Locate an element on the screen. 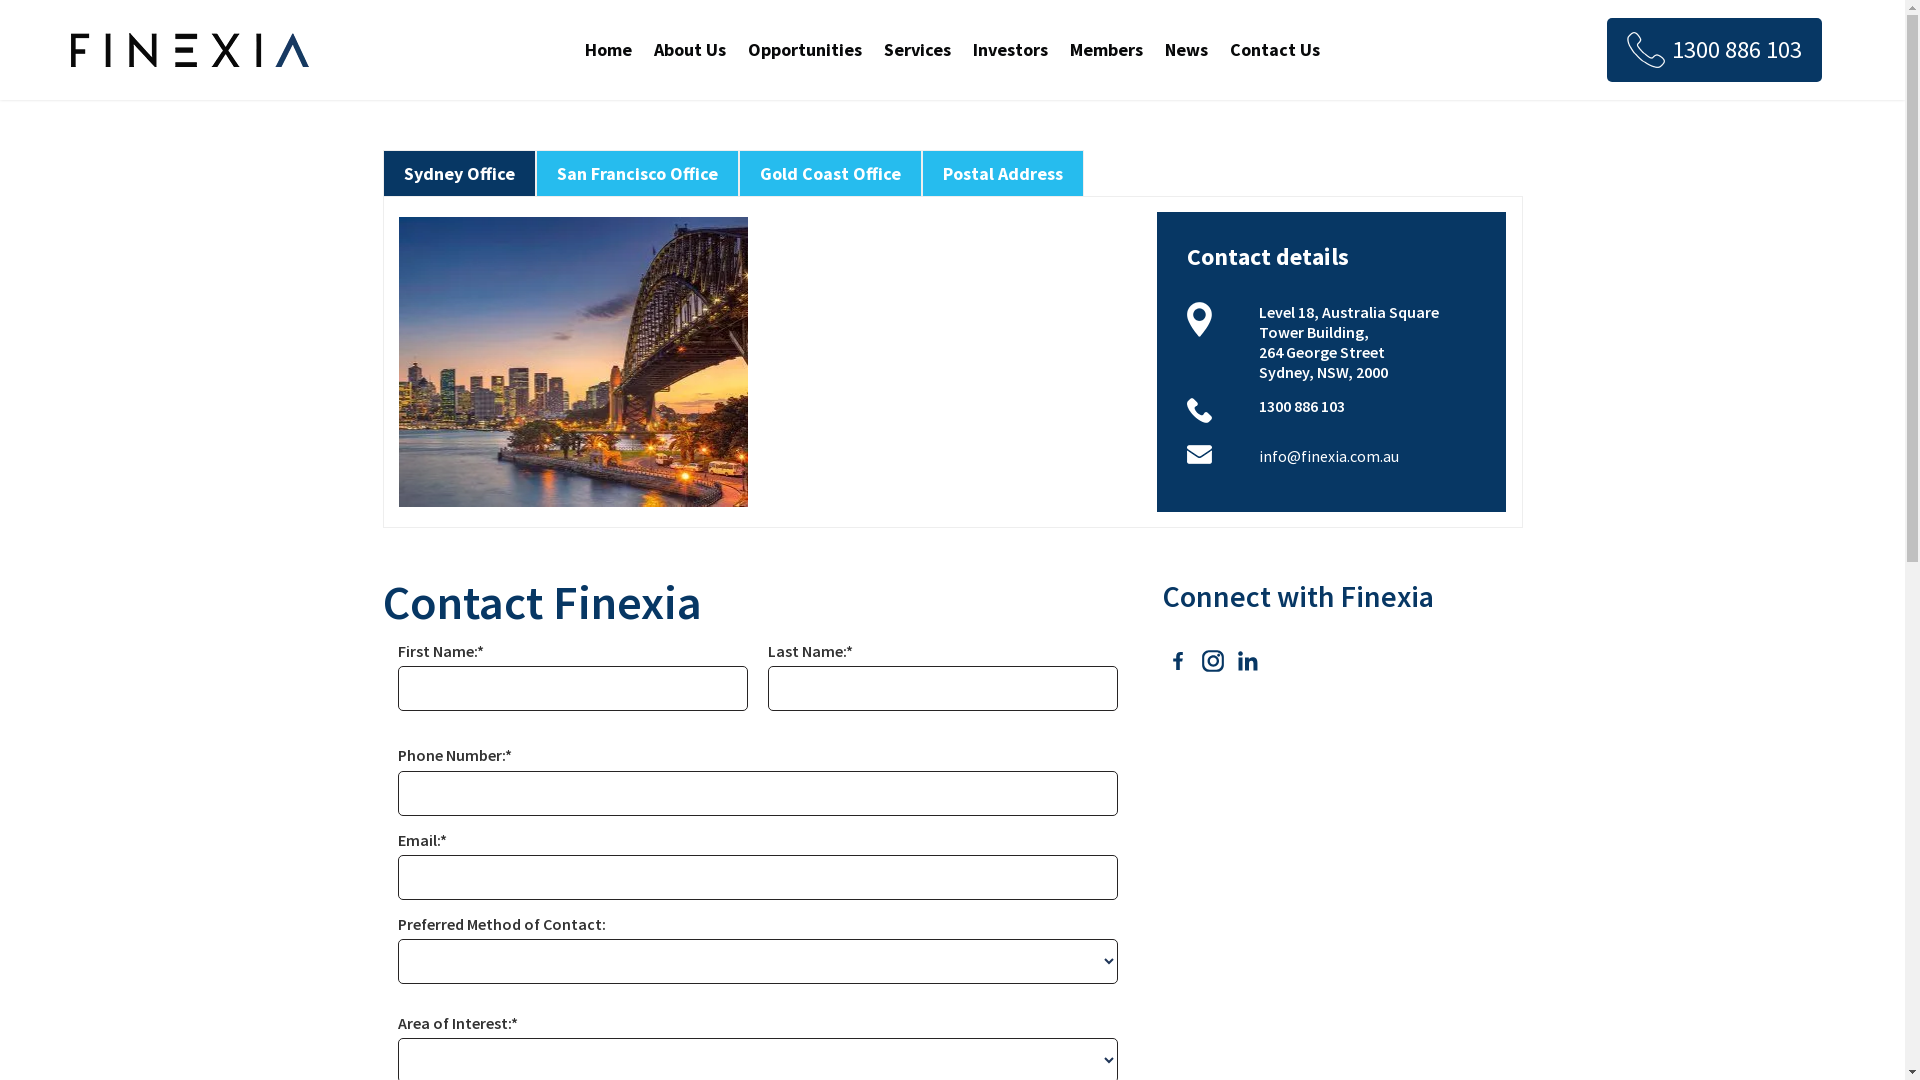 The width and height of the screenshot is (1920, 1080). 'About Us' is located at coordinates (690, 49).